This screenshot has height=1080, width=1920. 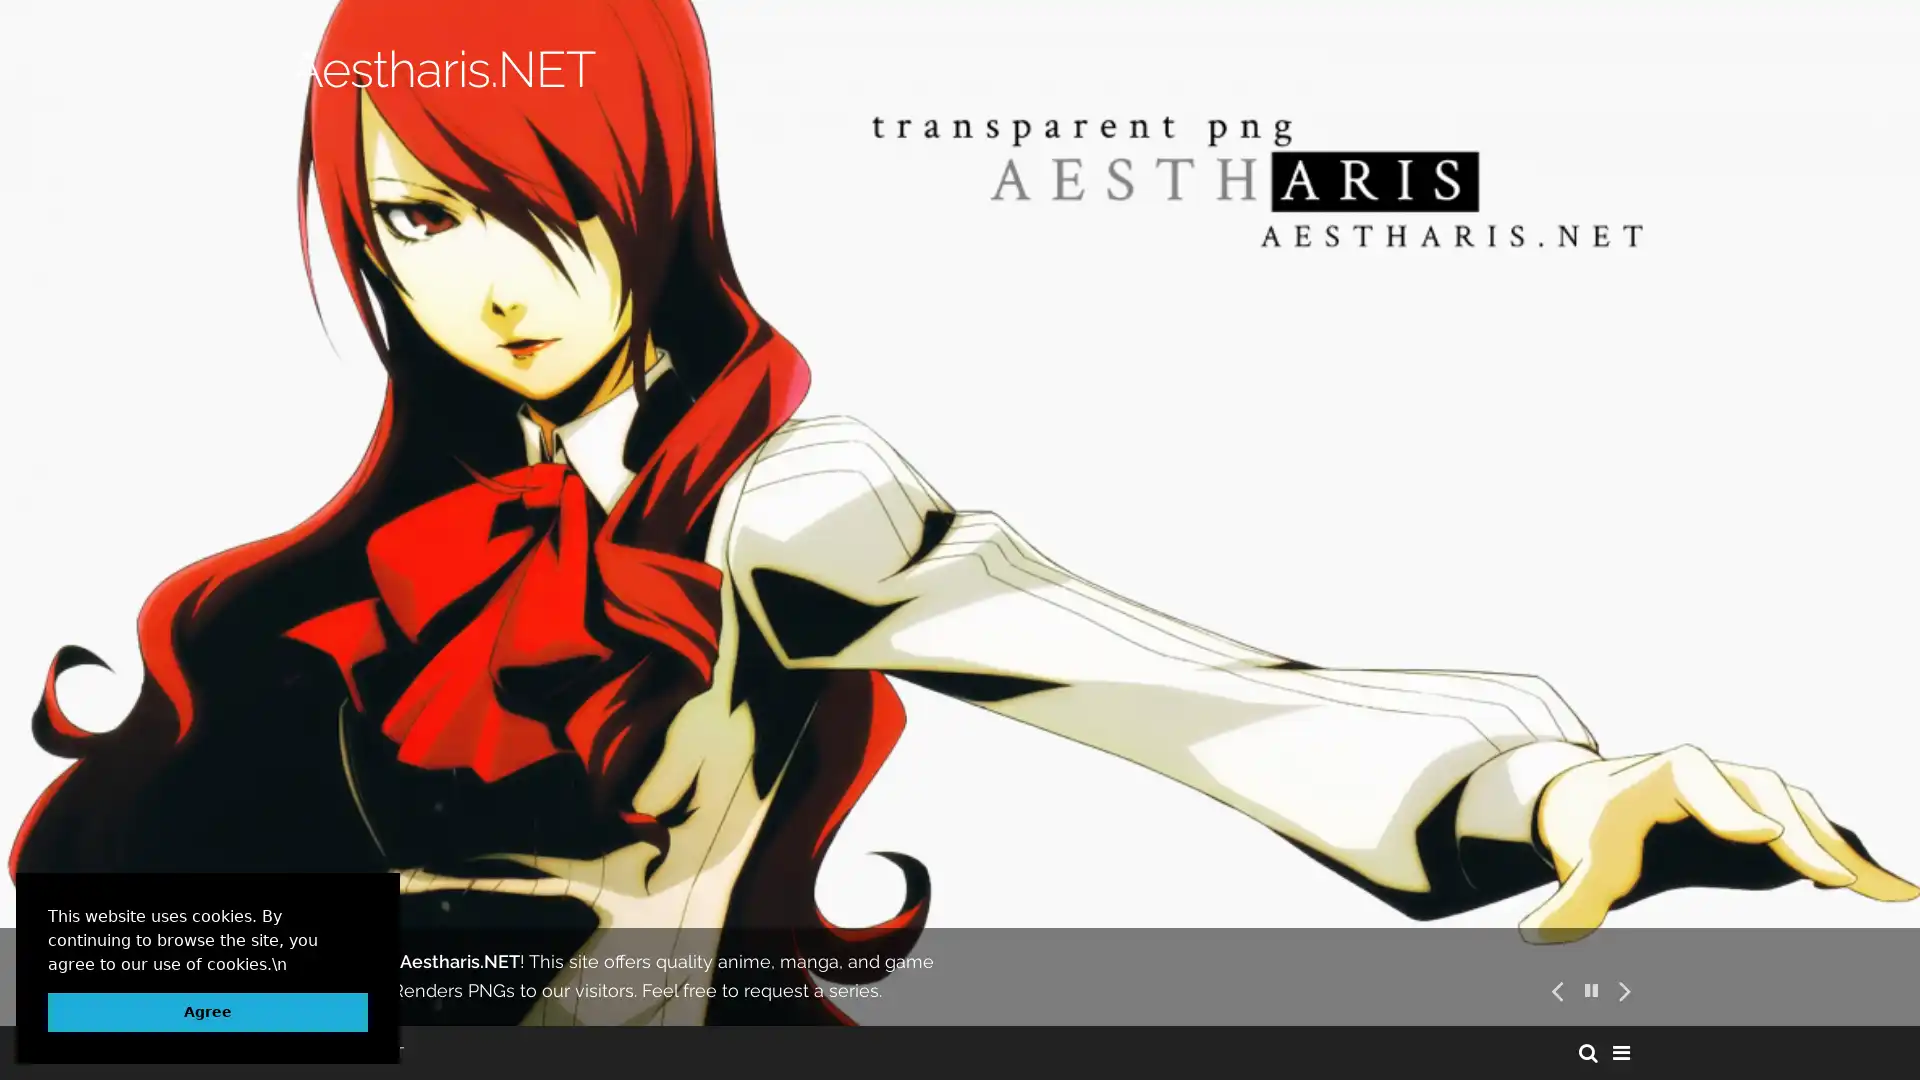 I want to click on learn more about cookies, so click(x=293, y=964).